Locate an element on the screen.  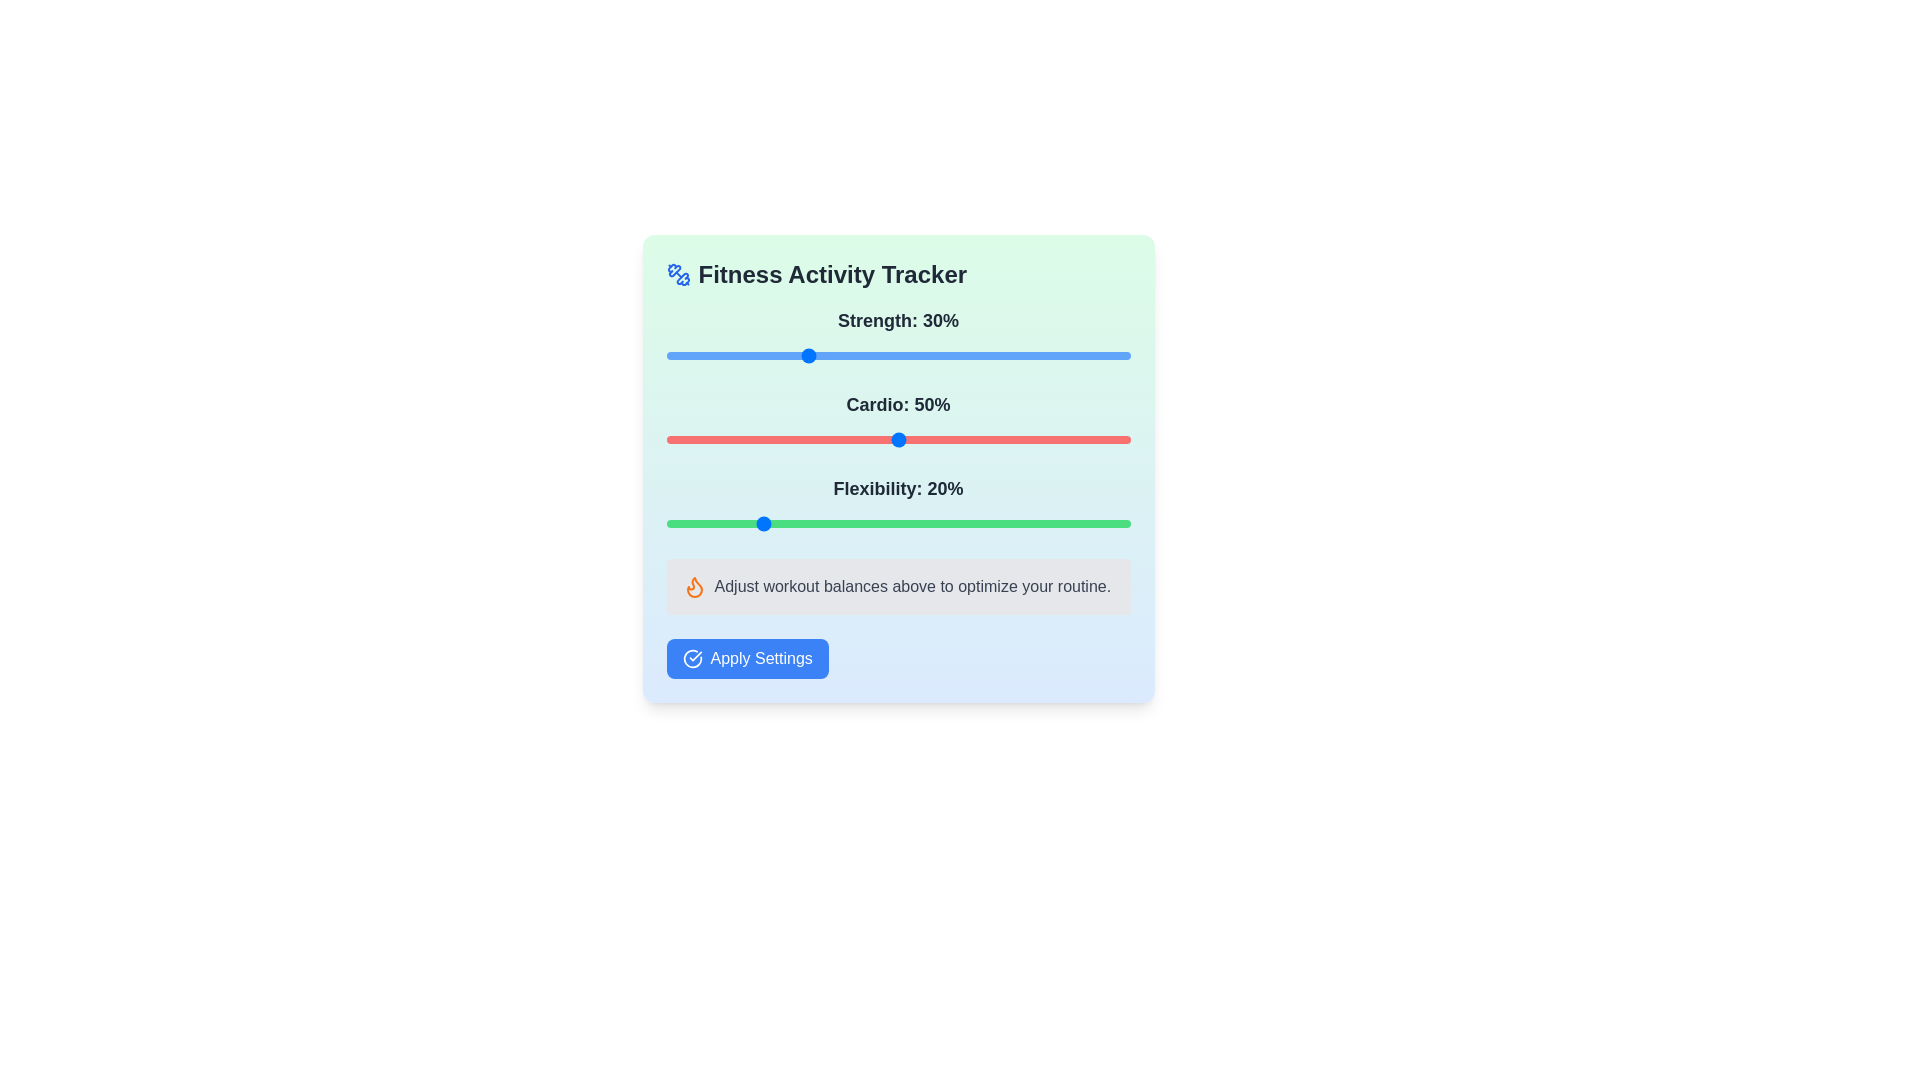
cardio level is located at coordinates (1106, 438).